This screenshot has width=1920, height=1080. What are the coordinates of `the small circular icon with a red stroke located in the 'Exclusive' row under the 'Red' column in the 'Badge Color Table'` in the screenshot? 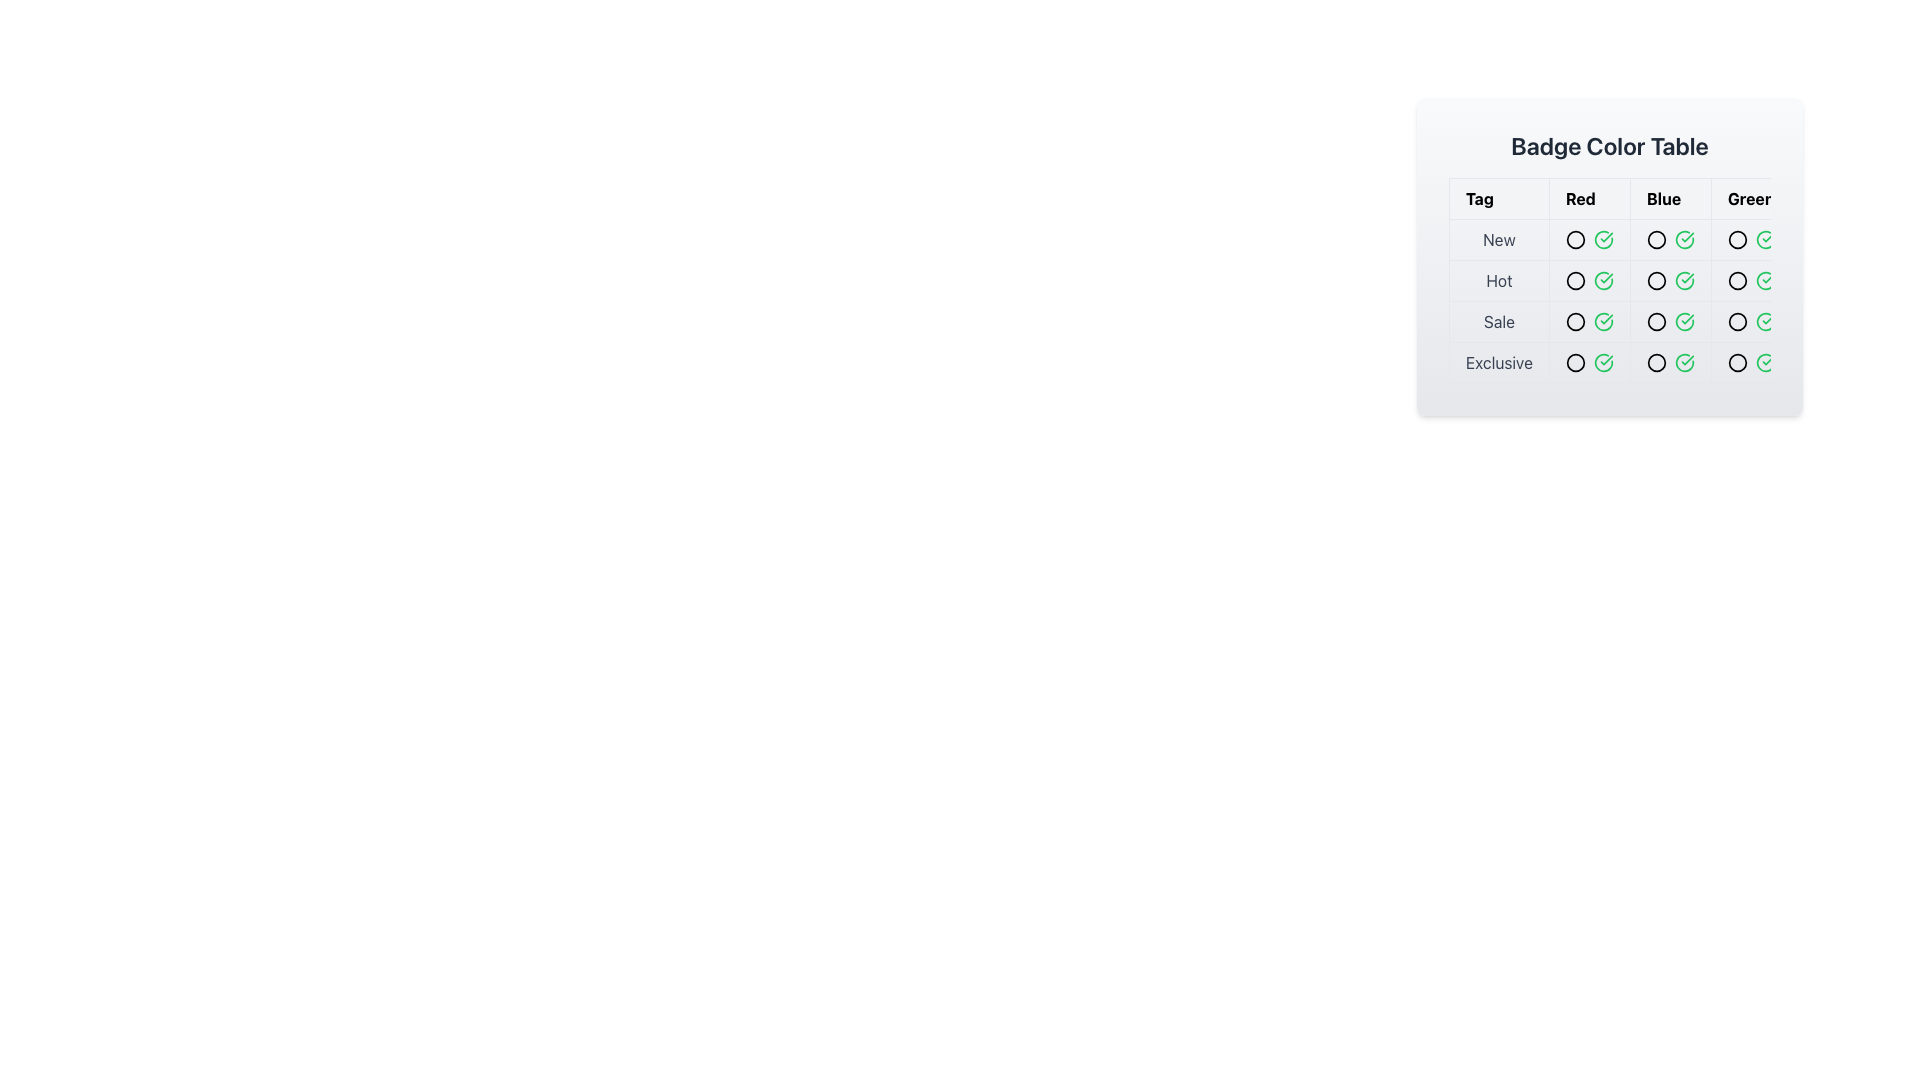 It's located at (1588, 362).